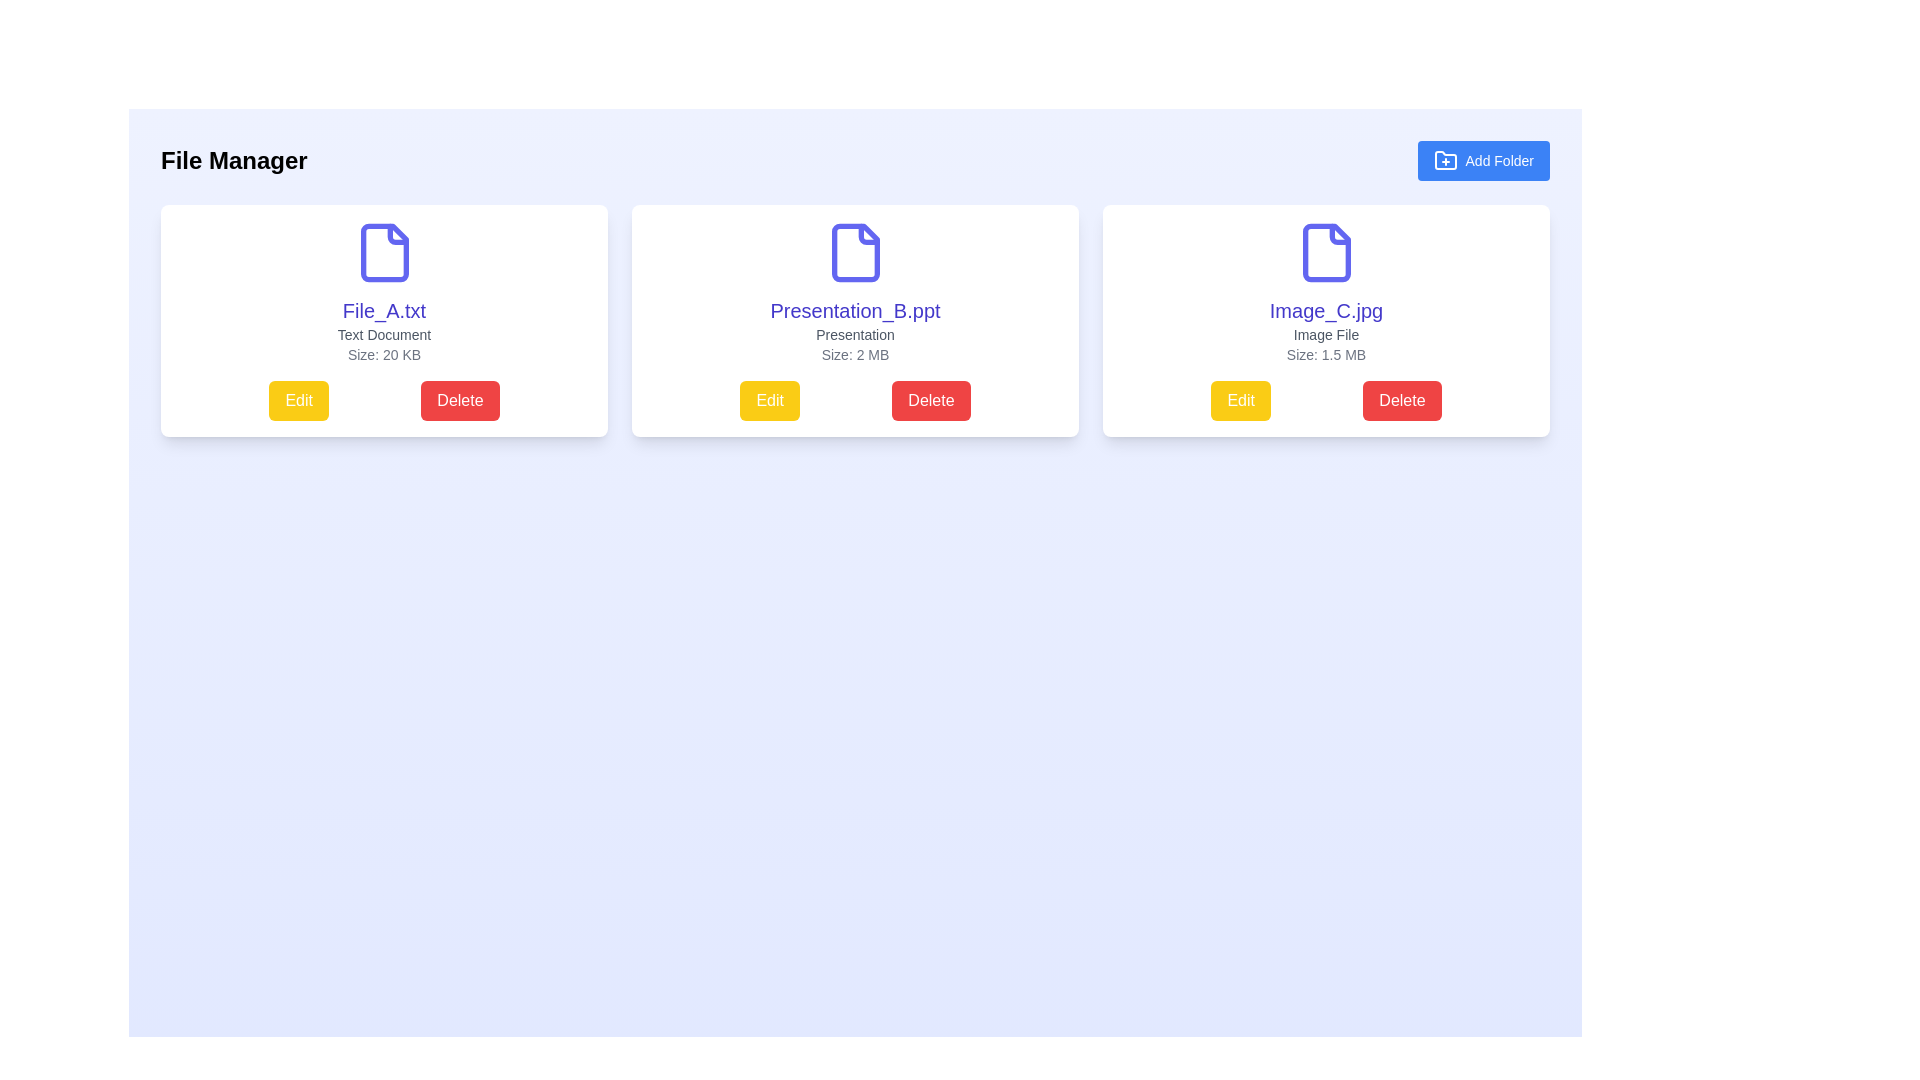  What do you see at coordinates (855, 334) in the screenshot?
I see `the text label displaying 'Presentation' in small-sized gray font, located between 'Presentation_B.ppt' and 'Size: 2 MB' within the central file card` at bounding box center [855, 334].